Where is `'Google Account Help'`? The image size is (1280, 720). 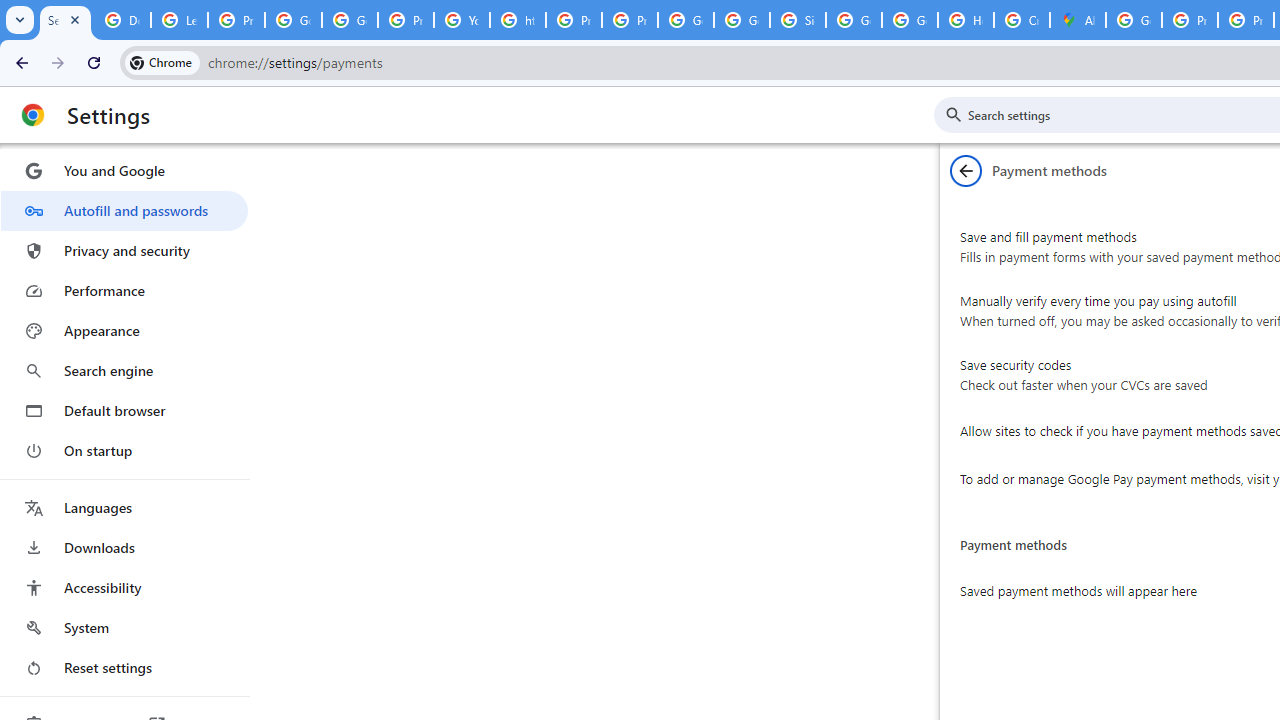
'Google Account Help' is located at coordinates (292, 20).